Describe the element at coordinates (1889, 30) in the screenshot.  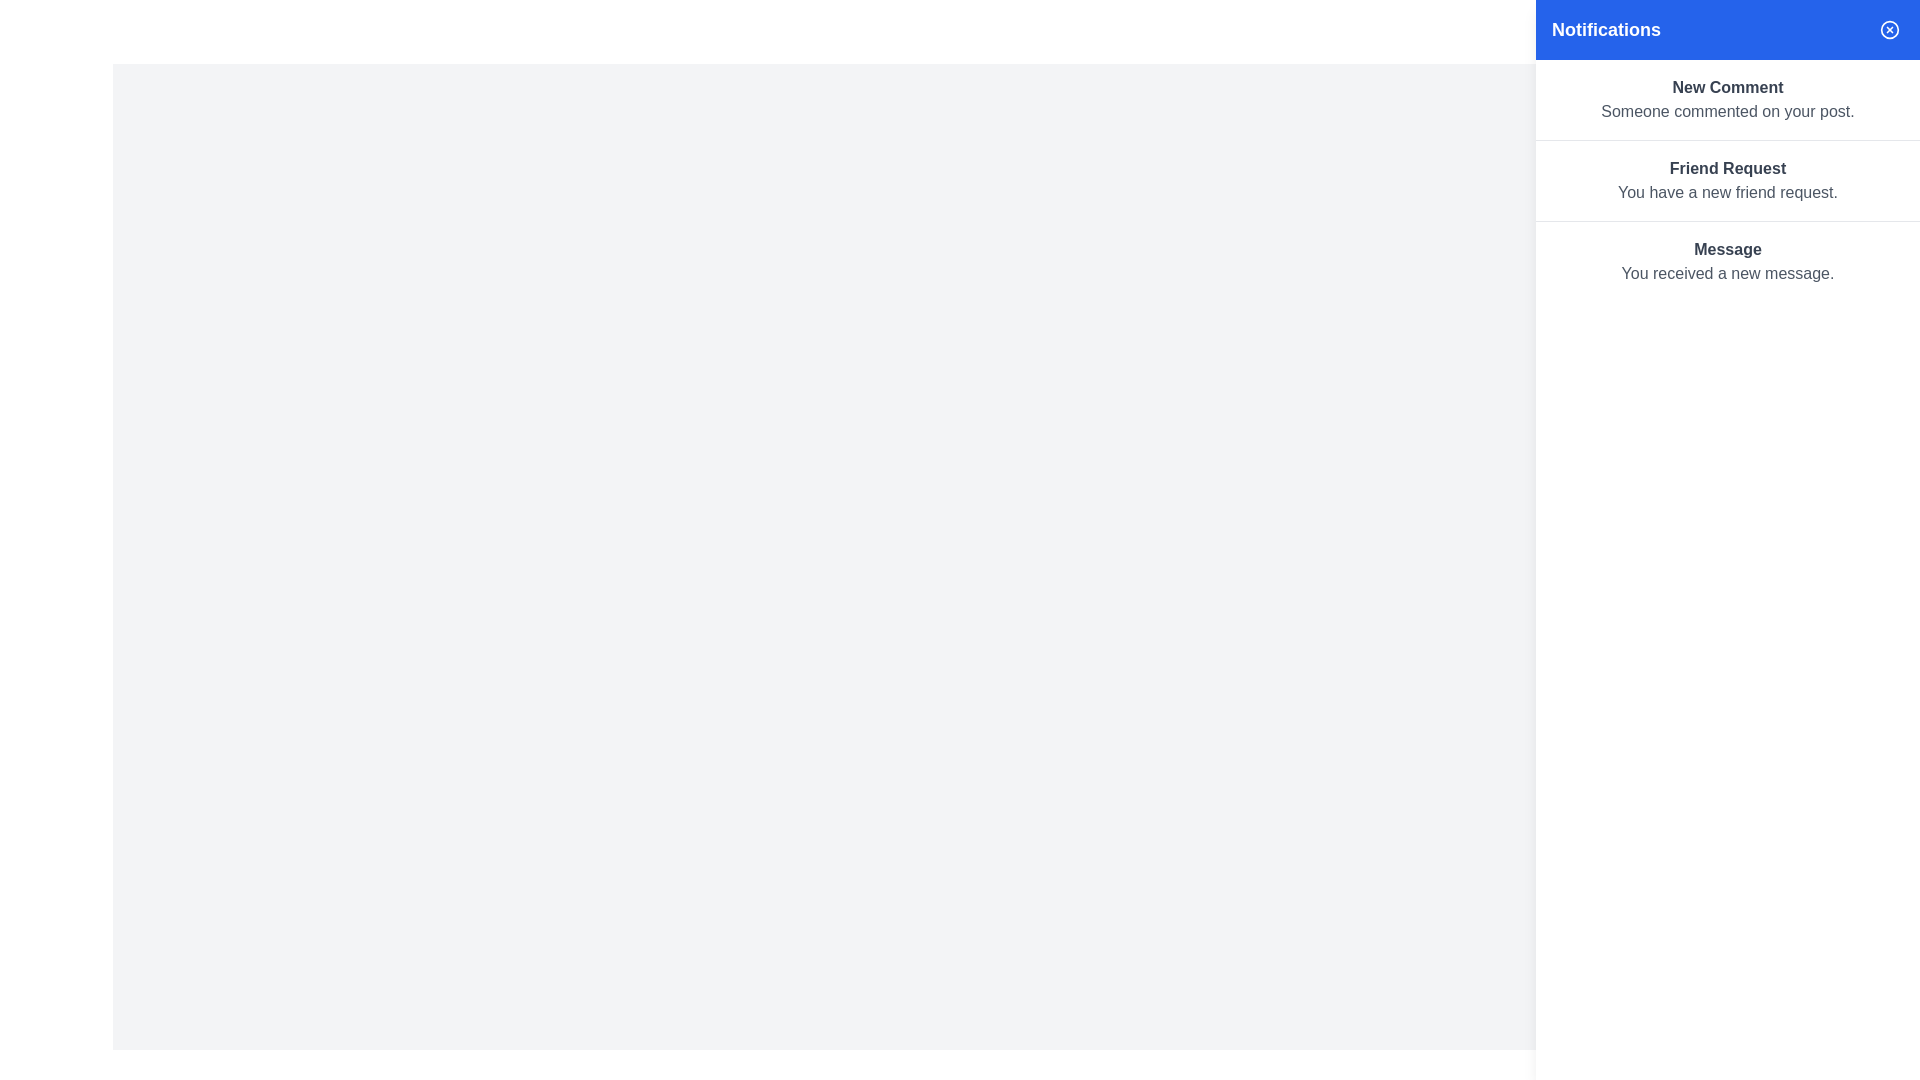
I see `the circular close icon located at the top-right corner of the Notifications panel` at that location.